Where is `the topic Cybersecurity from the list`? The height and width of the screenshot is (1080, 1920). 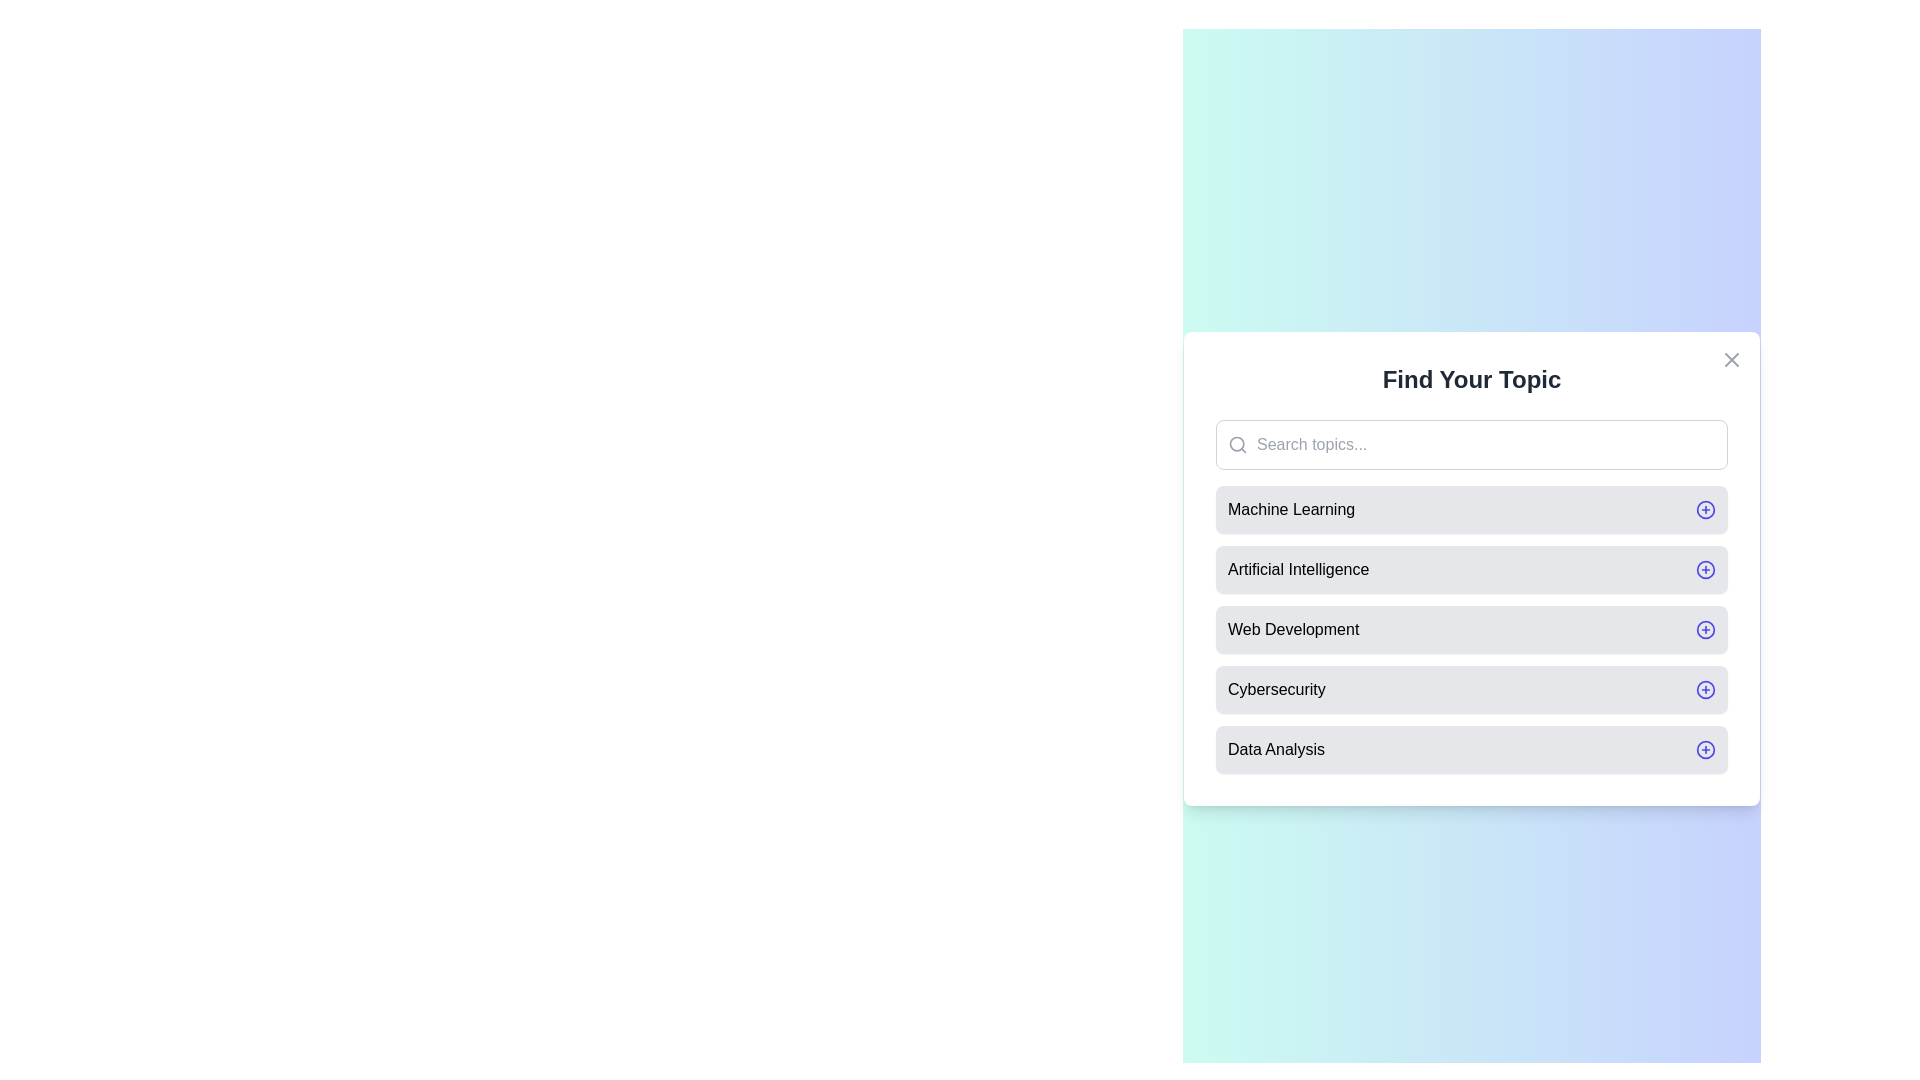
the topic Cybersecurity from the list is located at coordinates (1472, 689).